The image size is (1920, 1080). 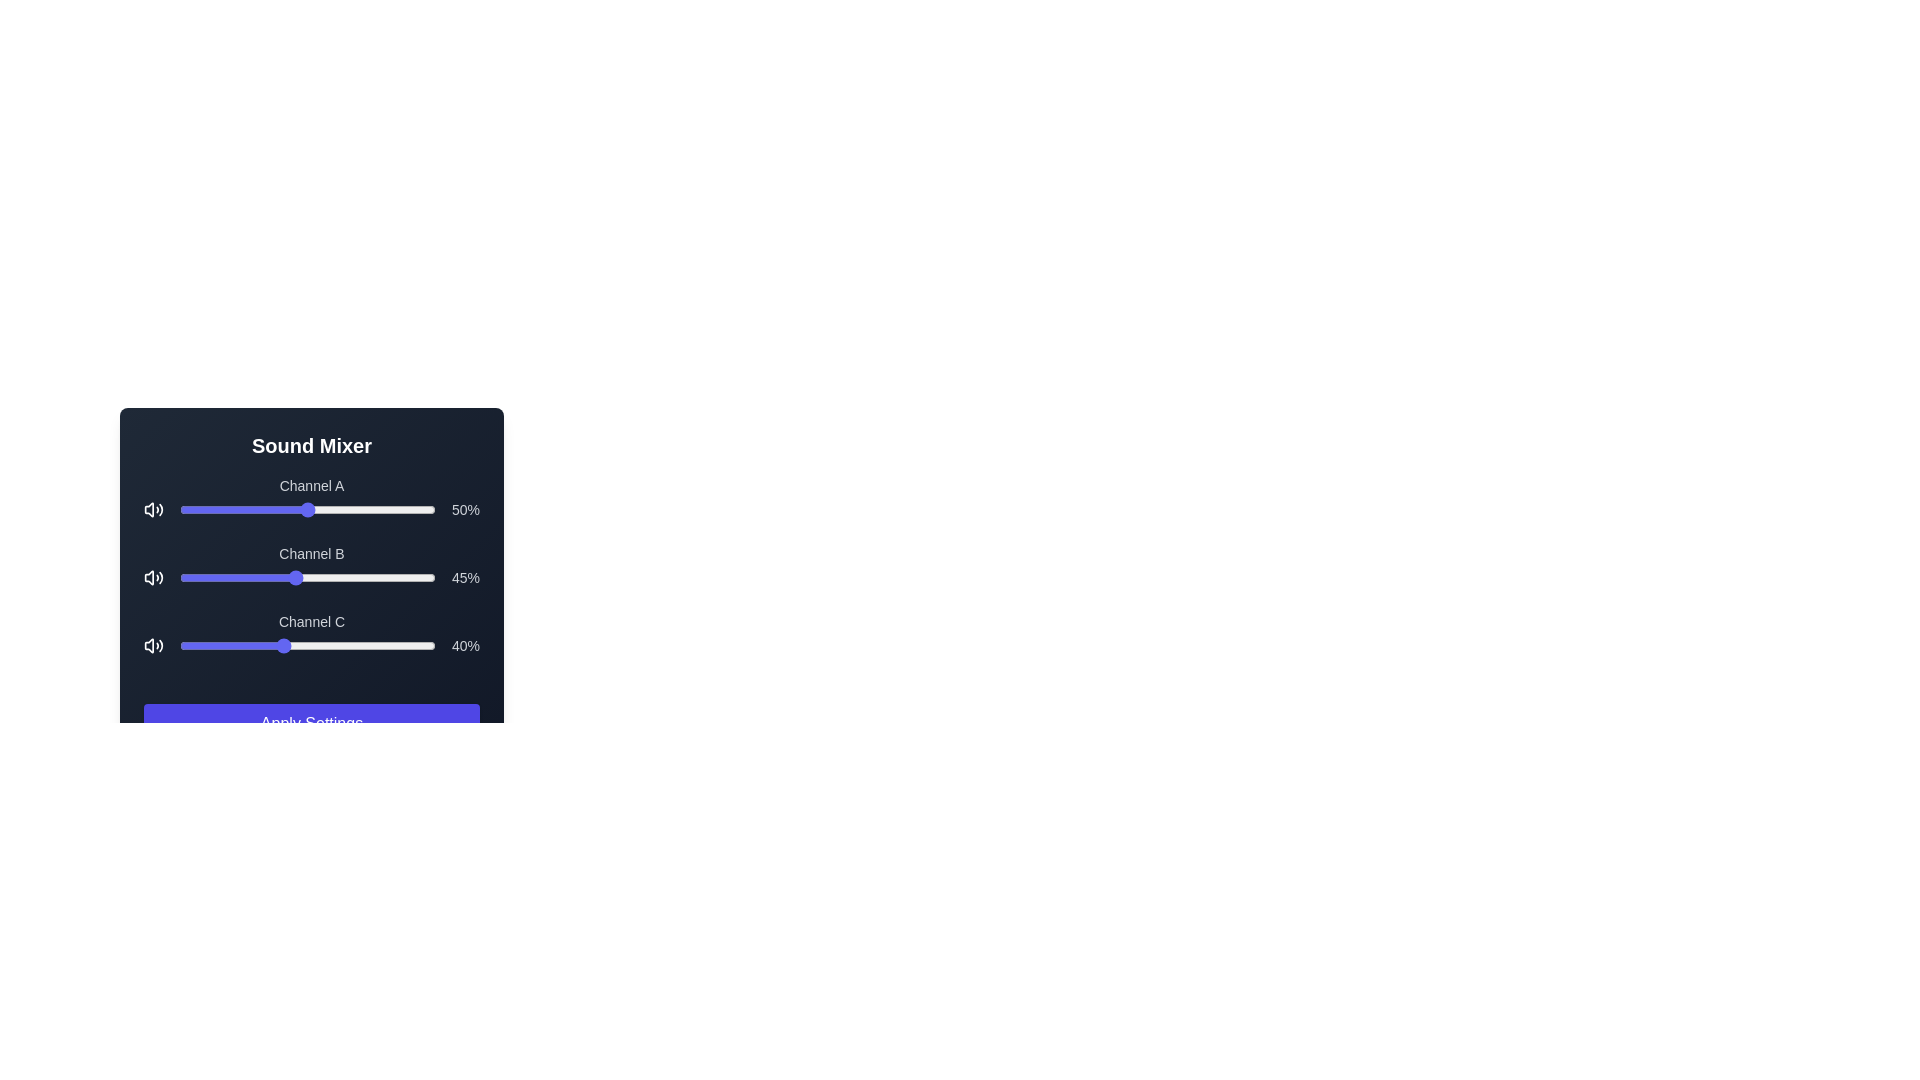 I want to click on Channel A volume, so click(x=238, y=508).